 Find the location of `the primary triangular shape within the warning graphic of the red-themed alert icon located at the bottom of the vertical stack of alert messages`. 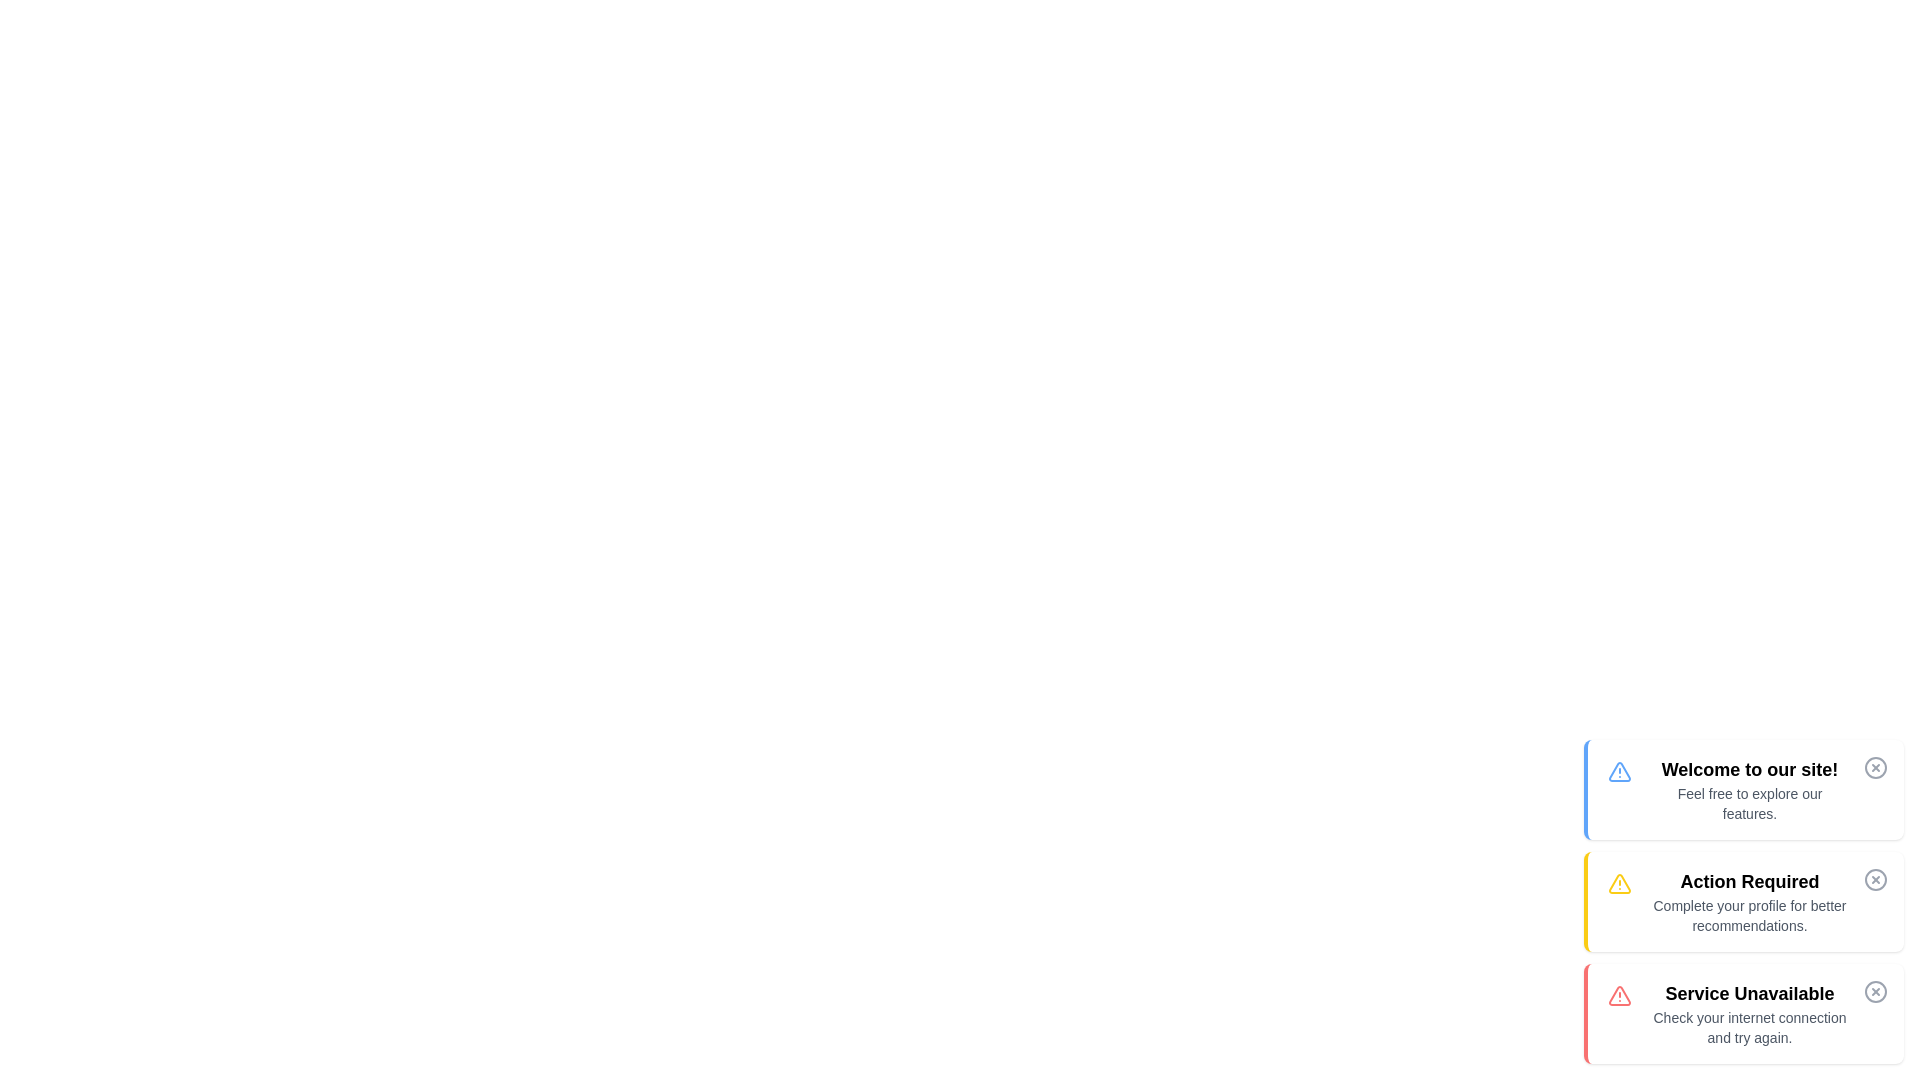

the primary triangular shape within the warning graphic of the red-themed alert icon located at the bottom of the vertical stack of alert messages is located at coordinates (1618, 995).